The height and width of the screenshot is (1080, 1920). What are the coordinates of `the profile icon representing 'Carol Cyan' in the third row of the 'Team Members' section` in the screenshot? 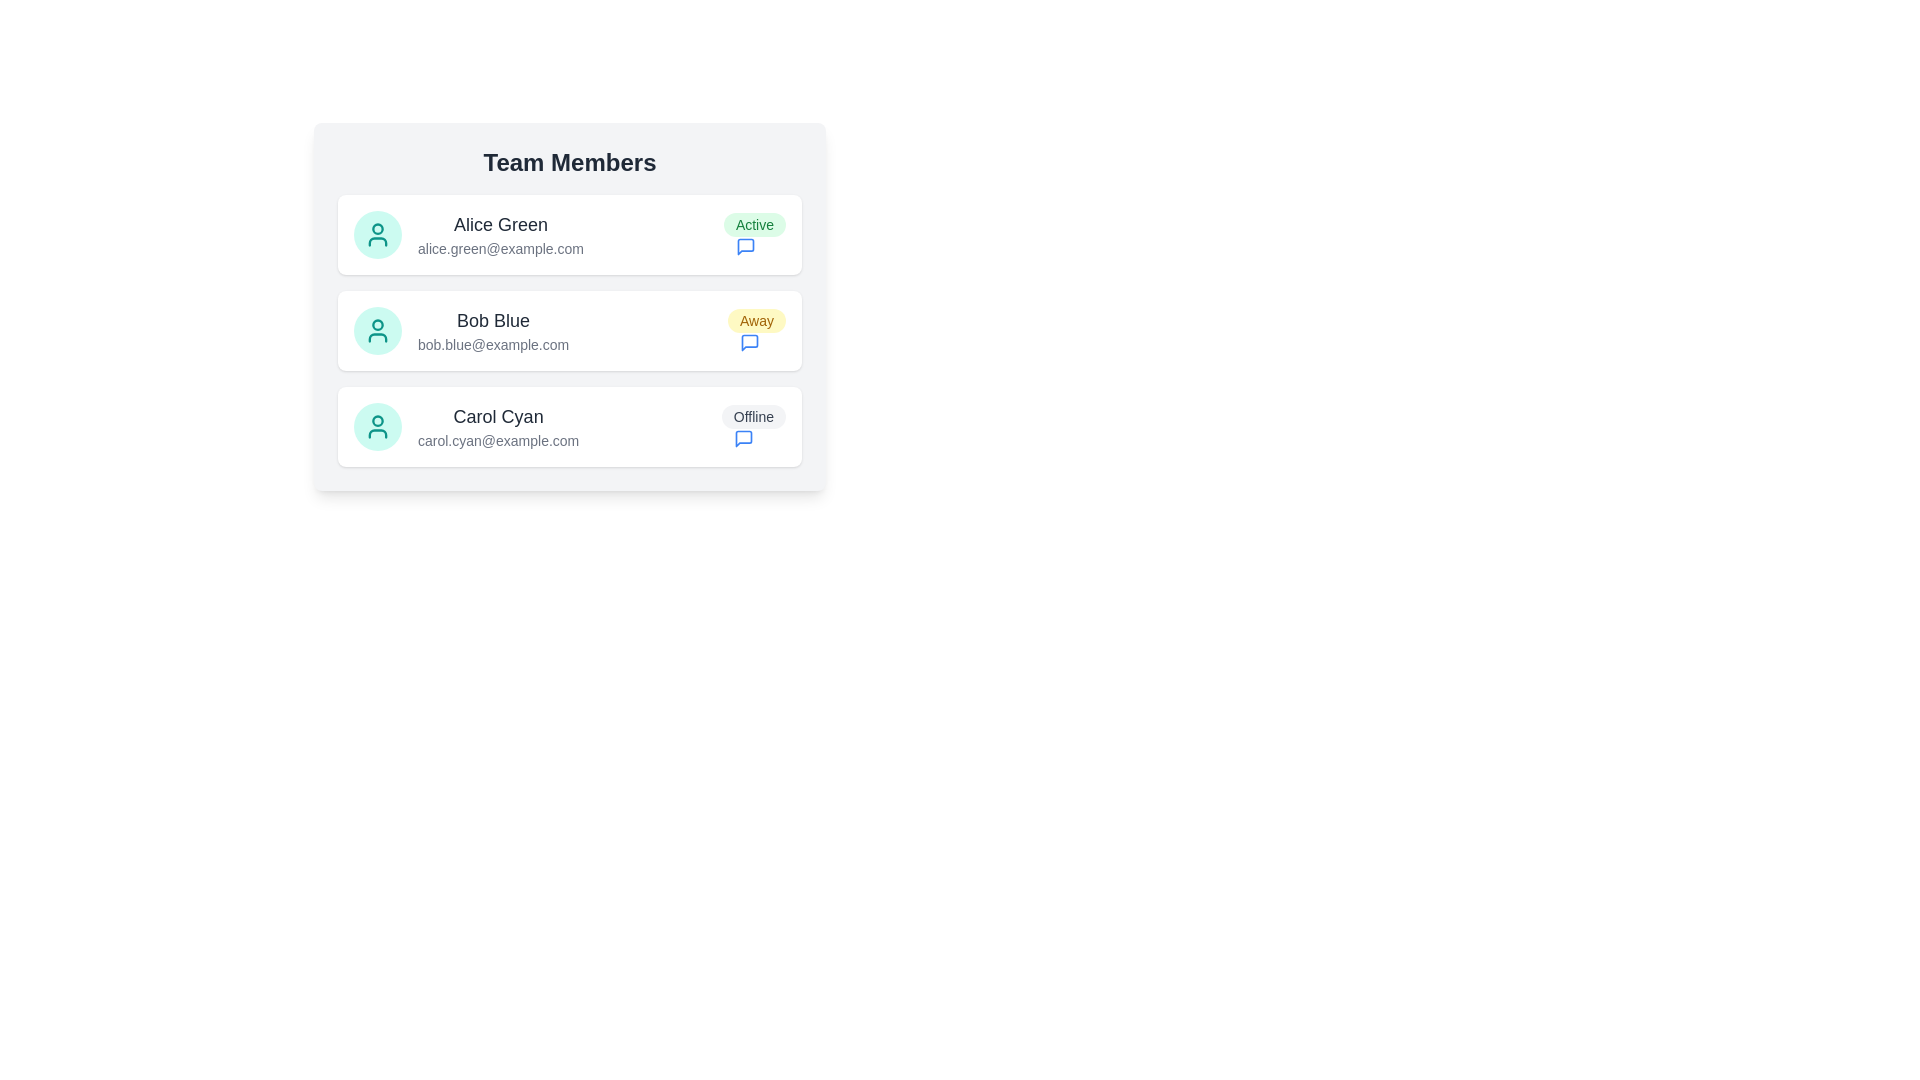 It's located at (378, 426).